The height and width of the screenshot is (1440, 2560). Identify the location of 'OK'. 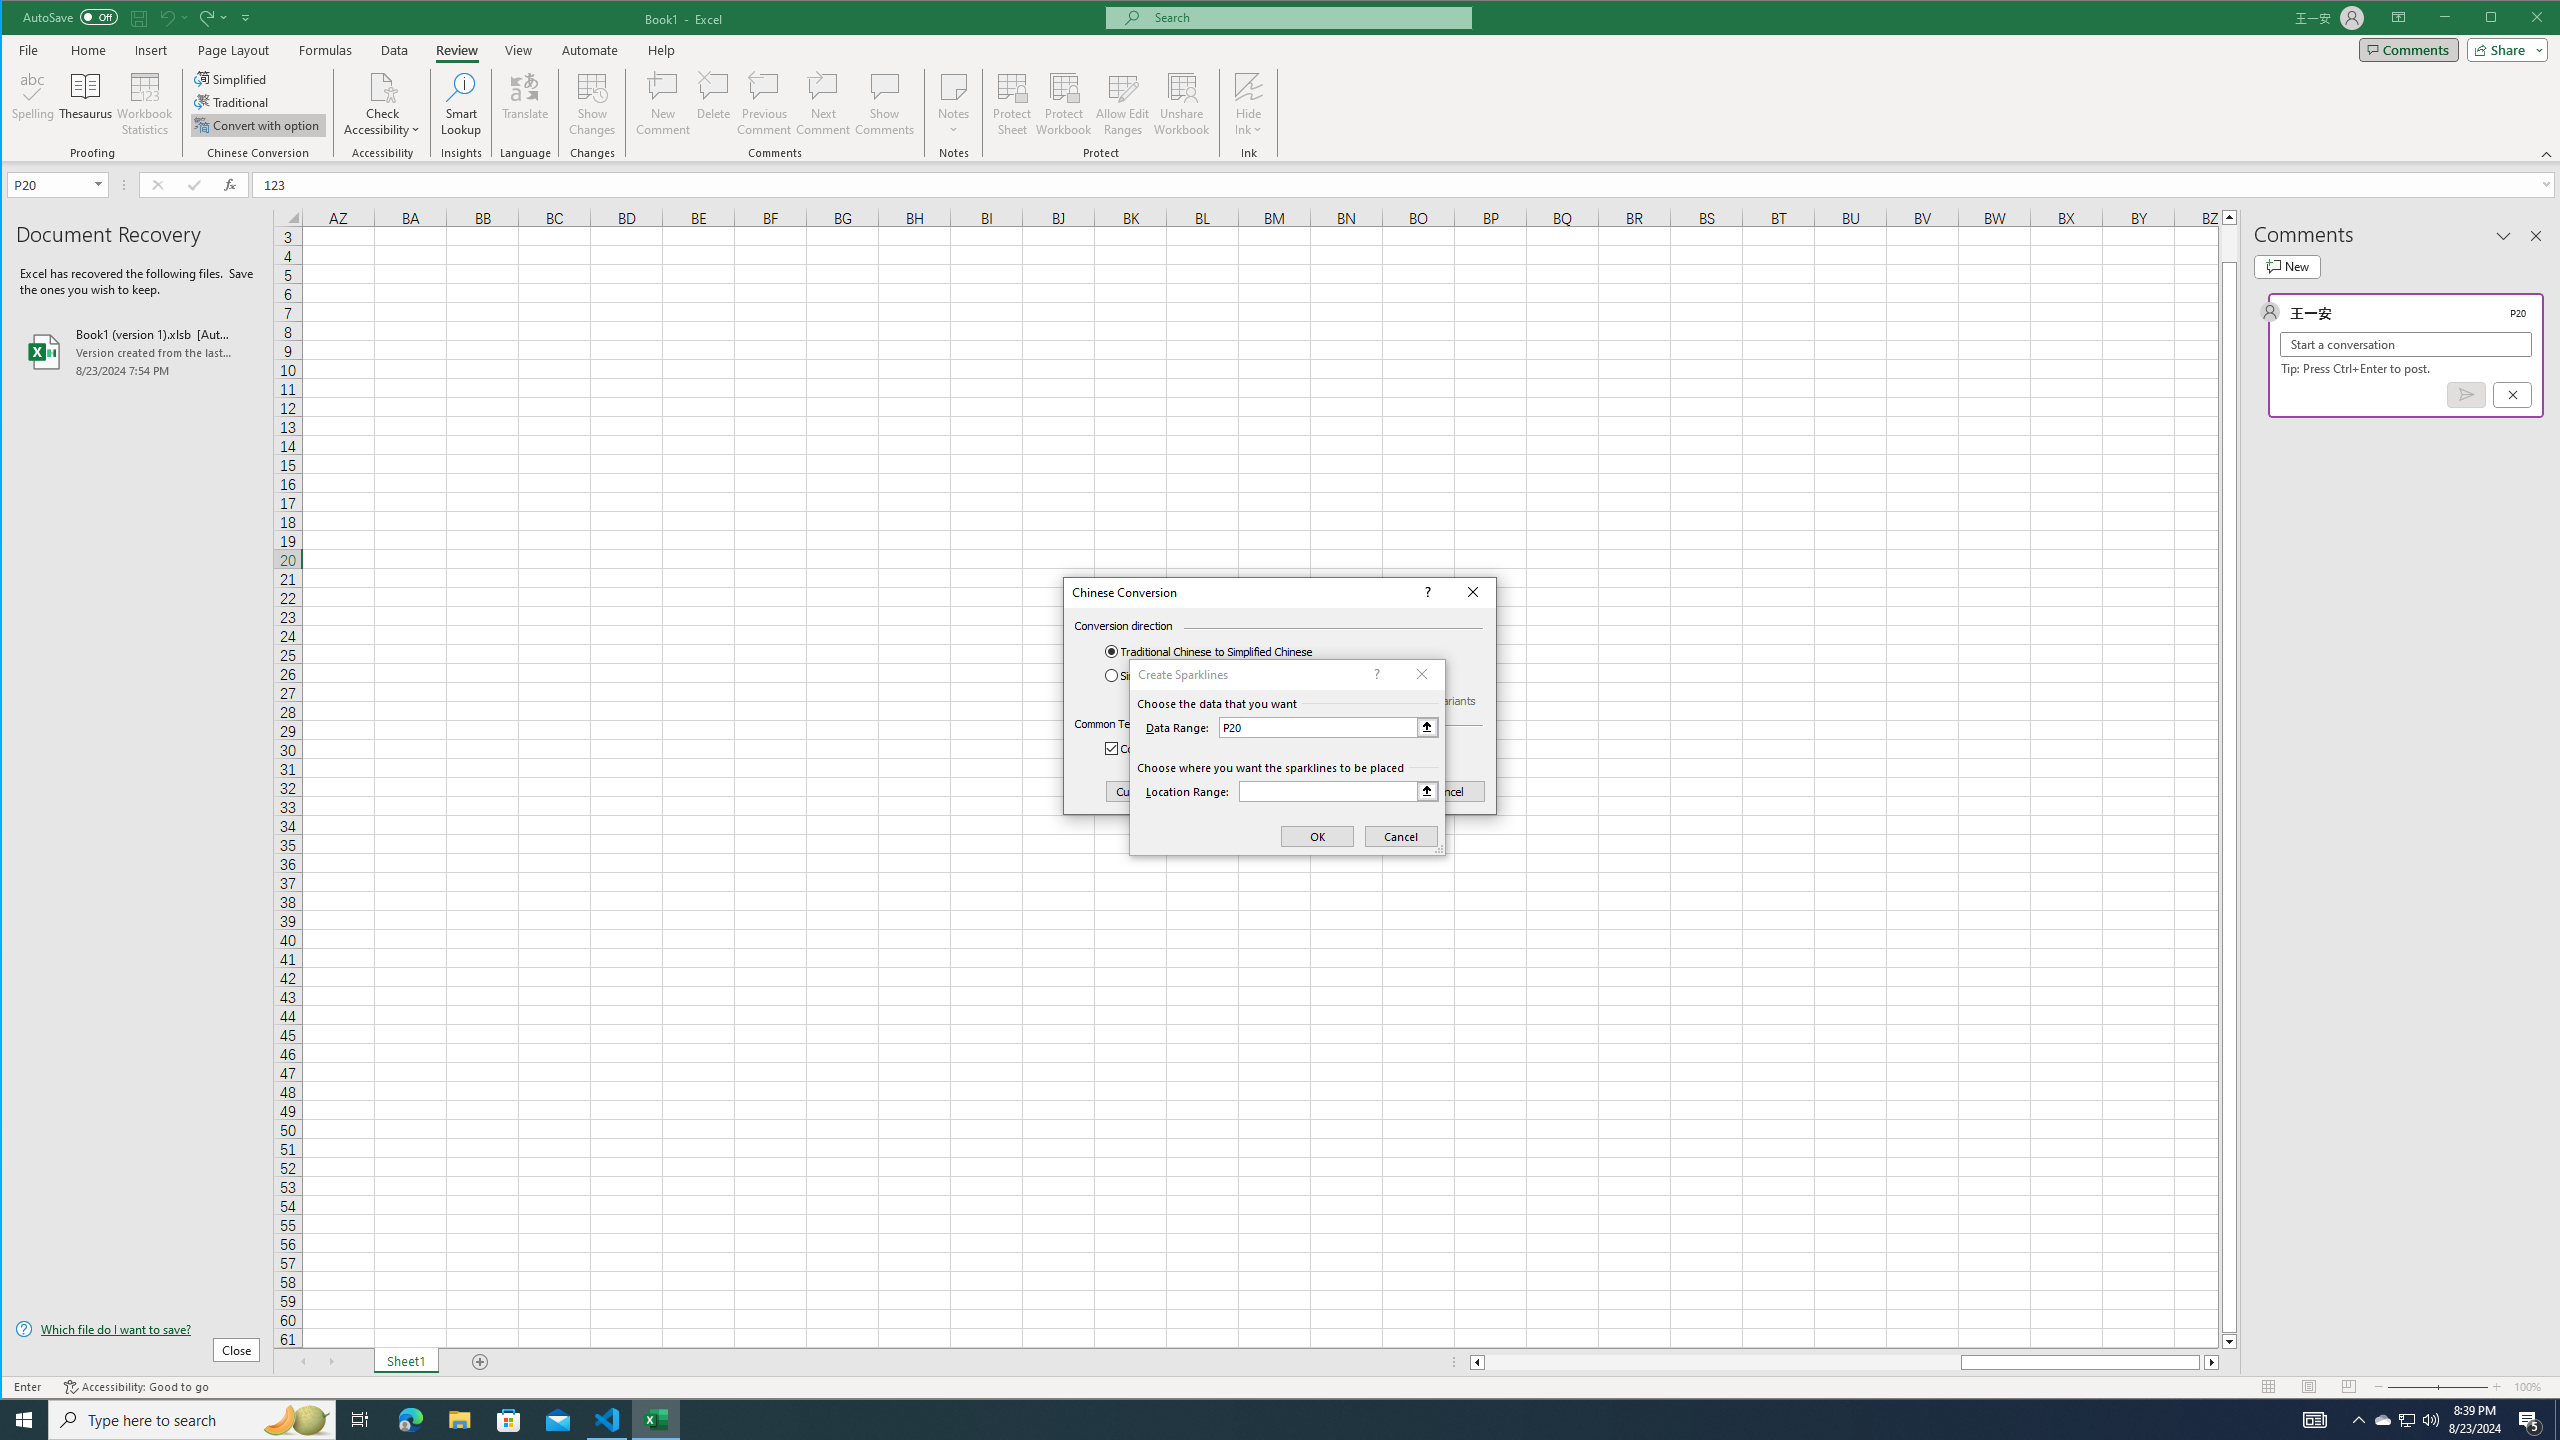
(1356, 792).